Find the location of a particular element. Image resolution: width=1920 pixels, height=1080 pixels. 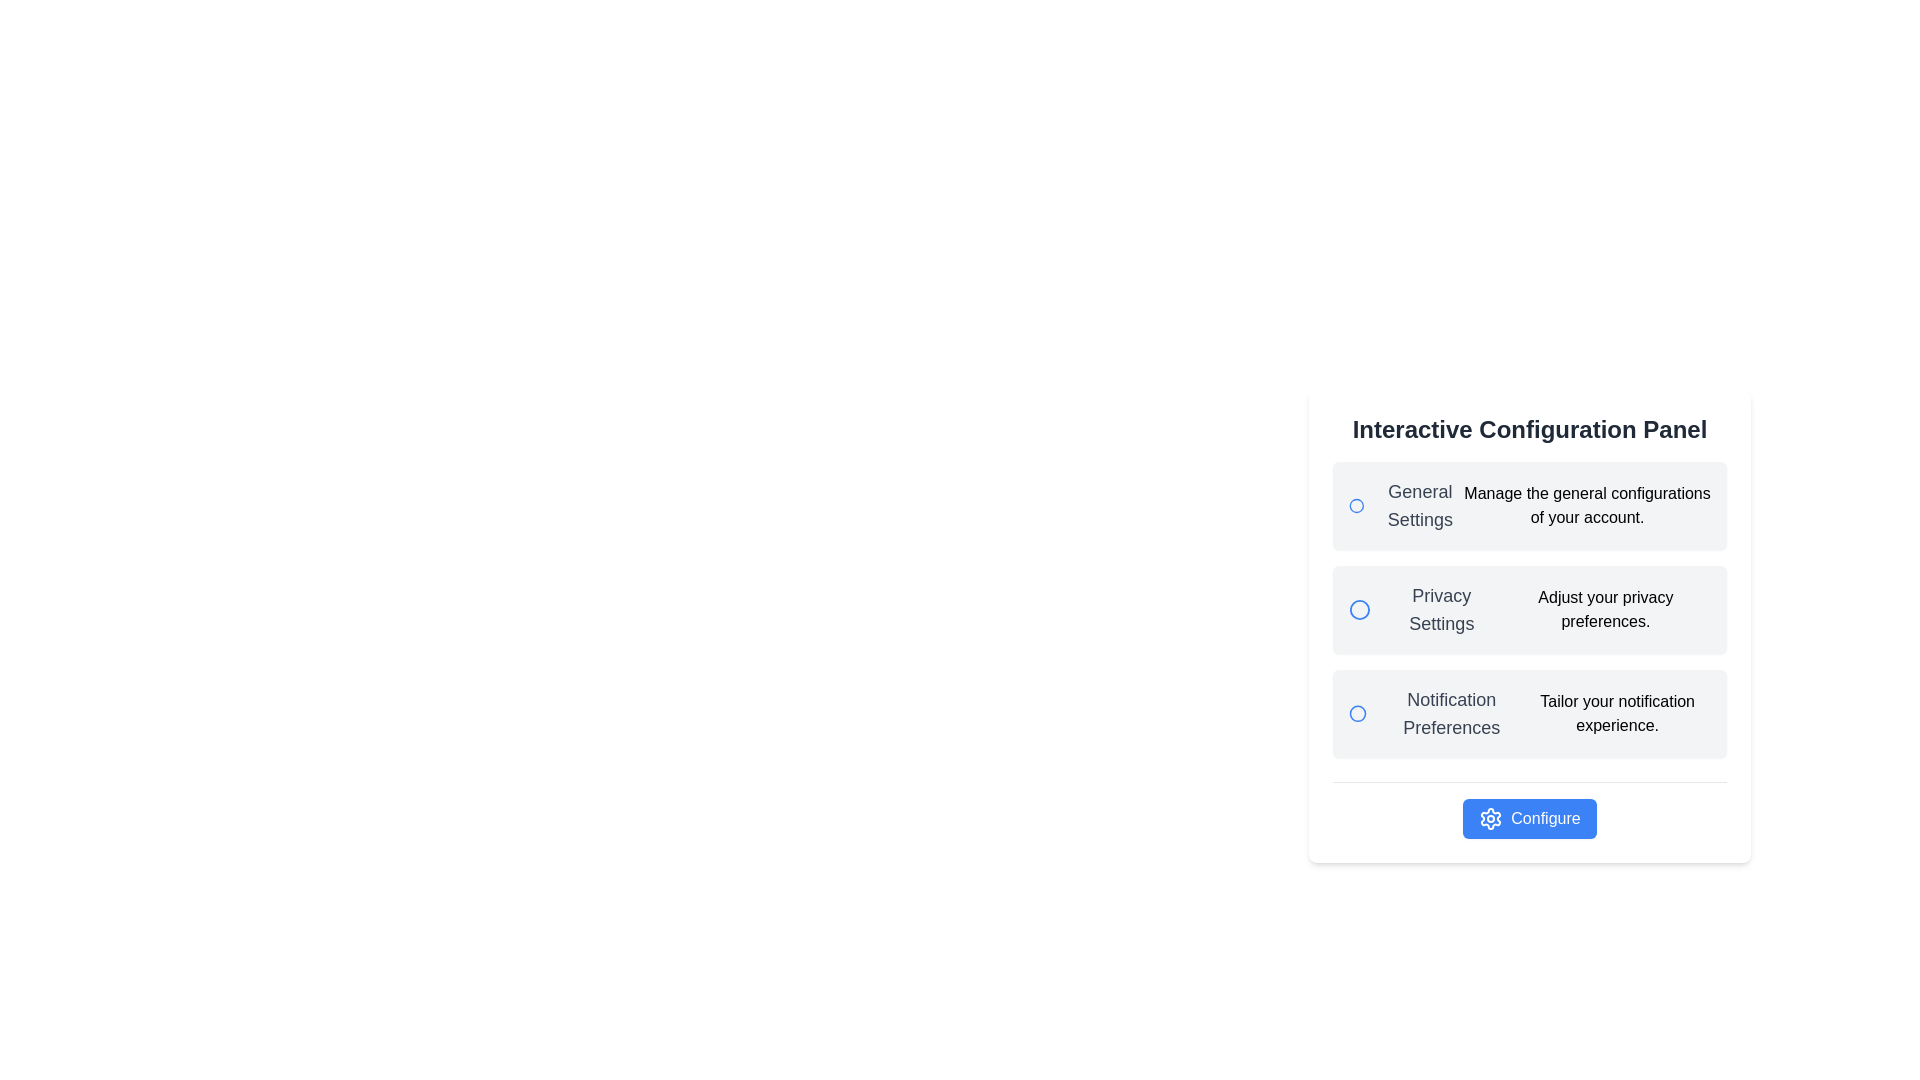

the 'Privacy Settings' text label element, which is associated with a radio button in the settings menu, located in the Interactive Configuration Panel is located at coordinates (1423, 608).